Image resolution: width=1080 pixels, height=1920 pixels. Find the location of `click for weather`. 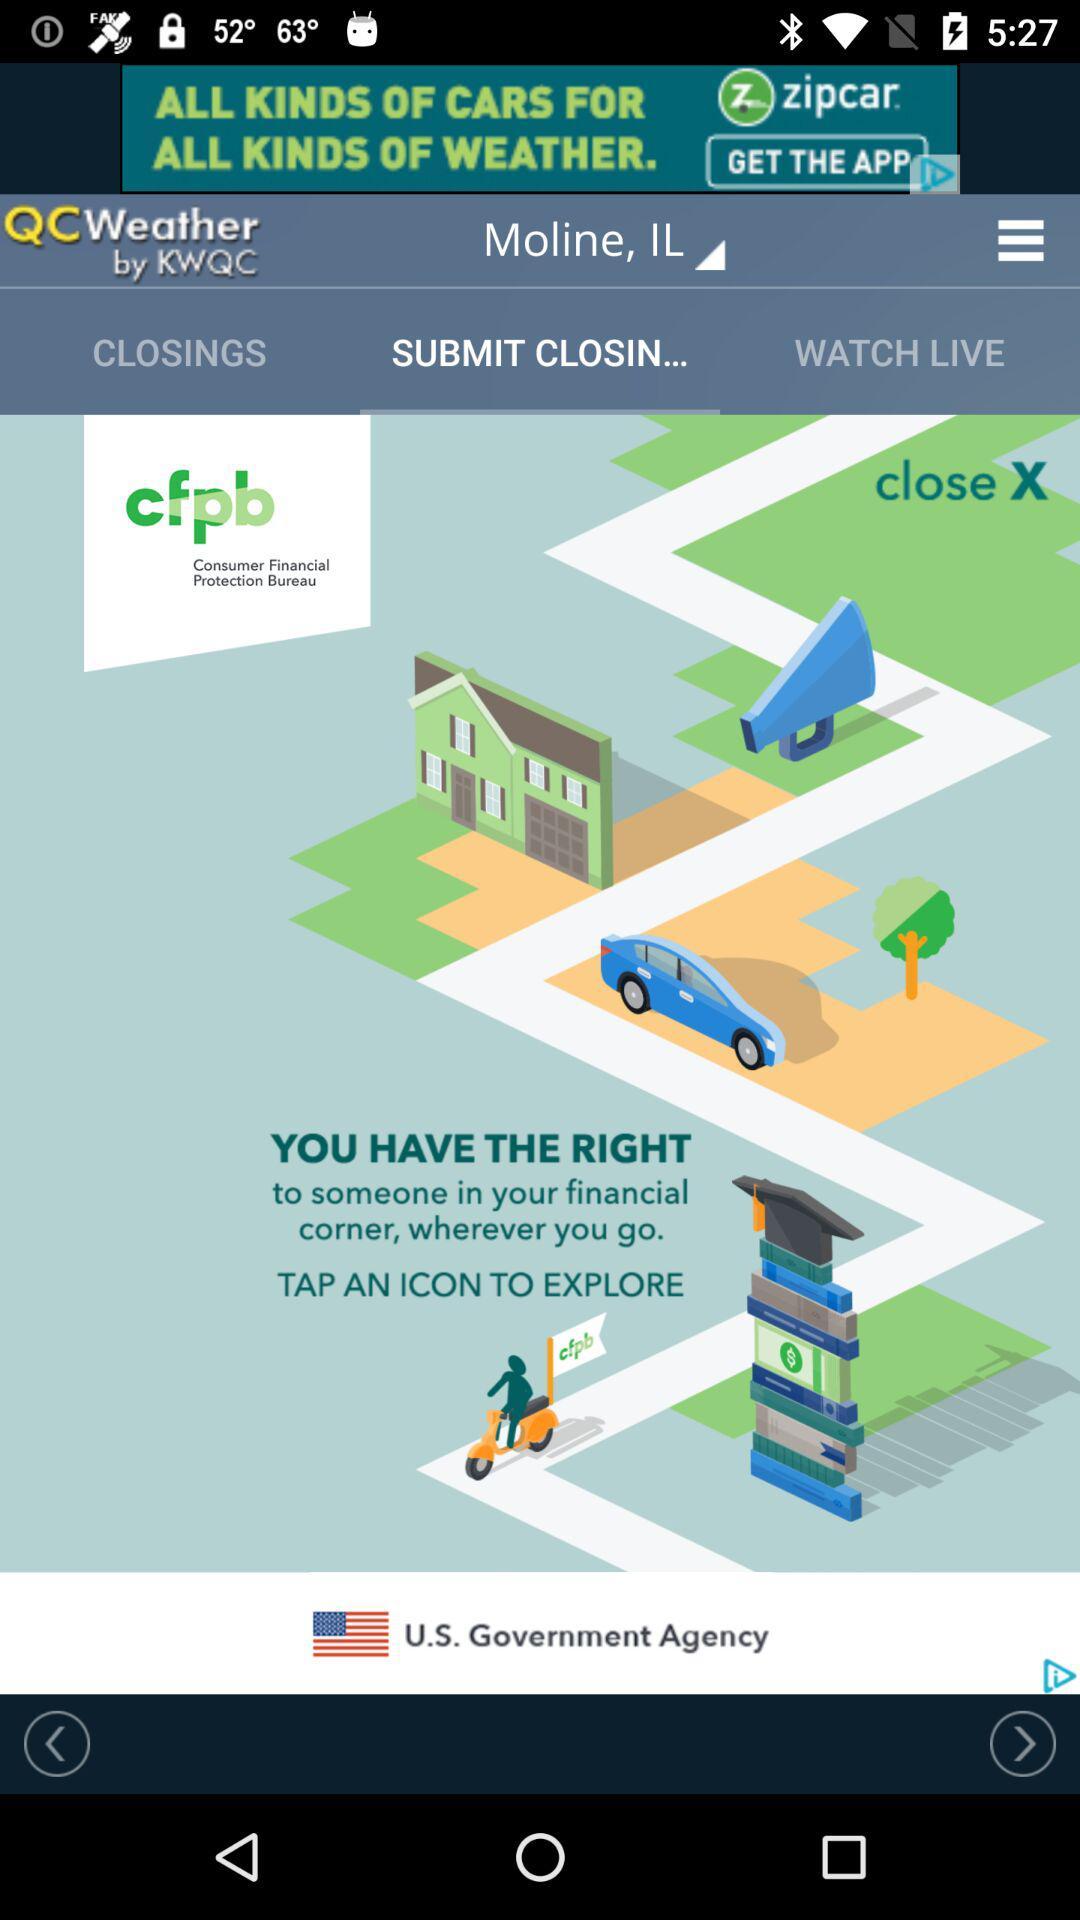

click for weather is located at coordinates (131, 240).